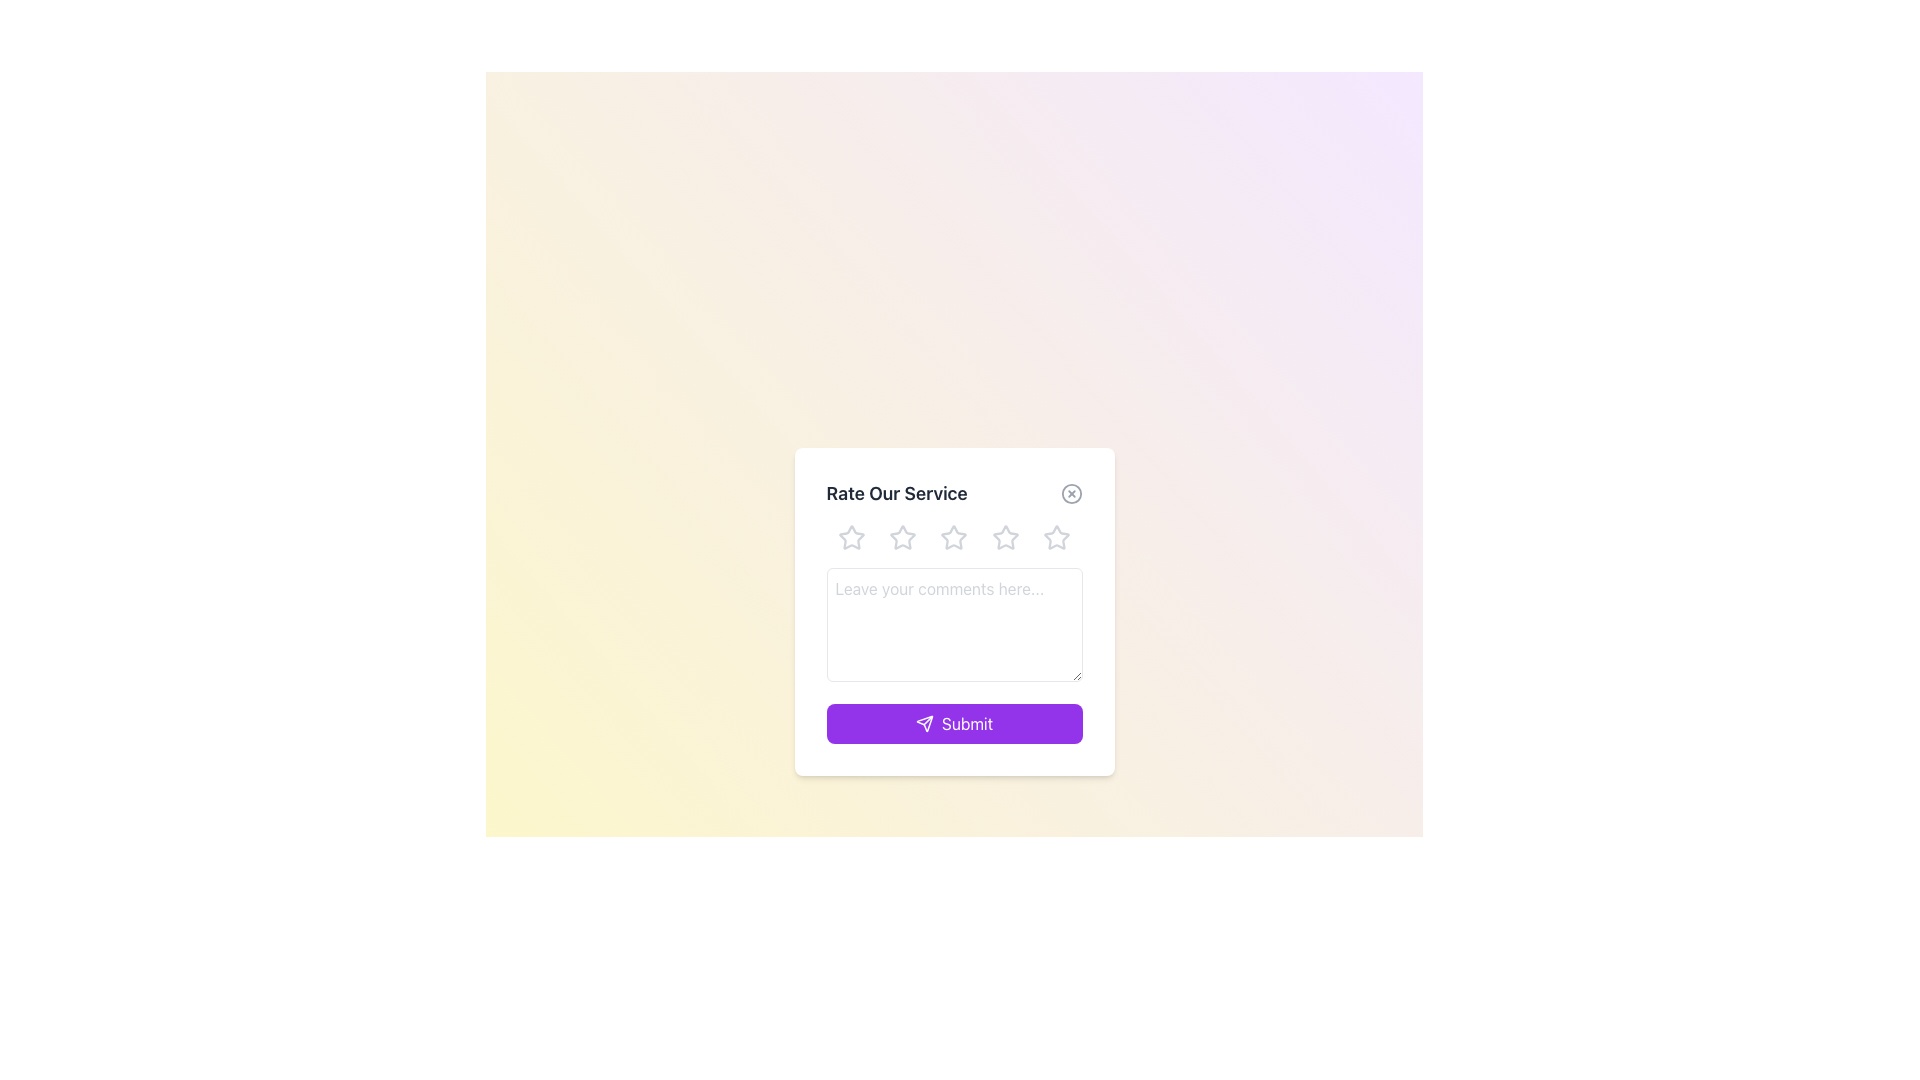 The height and width of the screenshot is (1080, 1920). What do you see at coordinates (1070, 493) in the screenshot?
I see `the small circular button icon with a cross inside, located at the top-right corner of the box containing the 'Rate Our Service' header` at bounding box center [1070, 493].